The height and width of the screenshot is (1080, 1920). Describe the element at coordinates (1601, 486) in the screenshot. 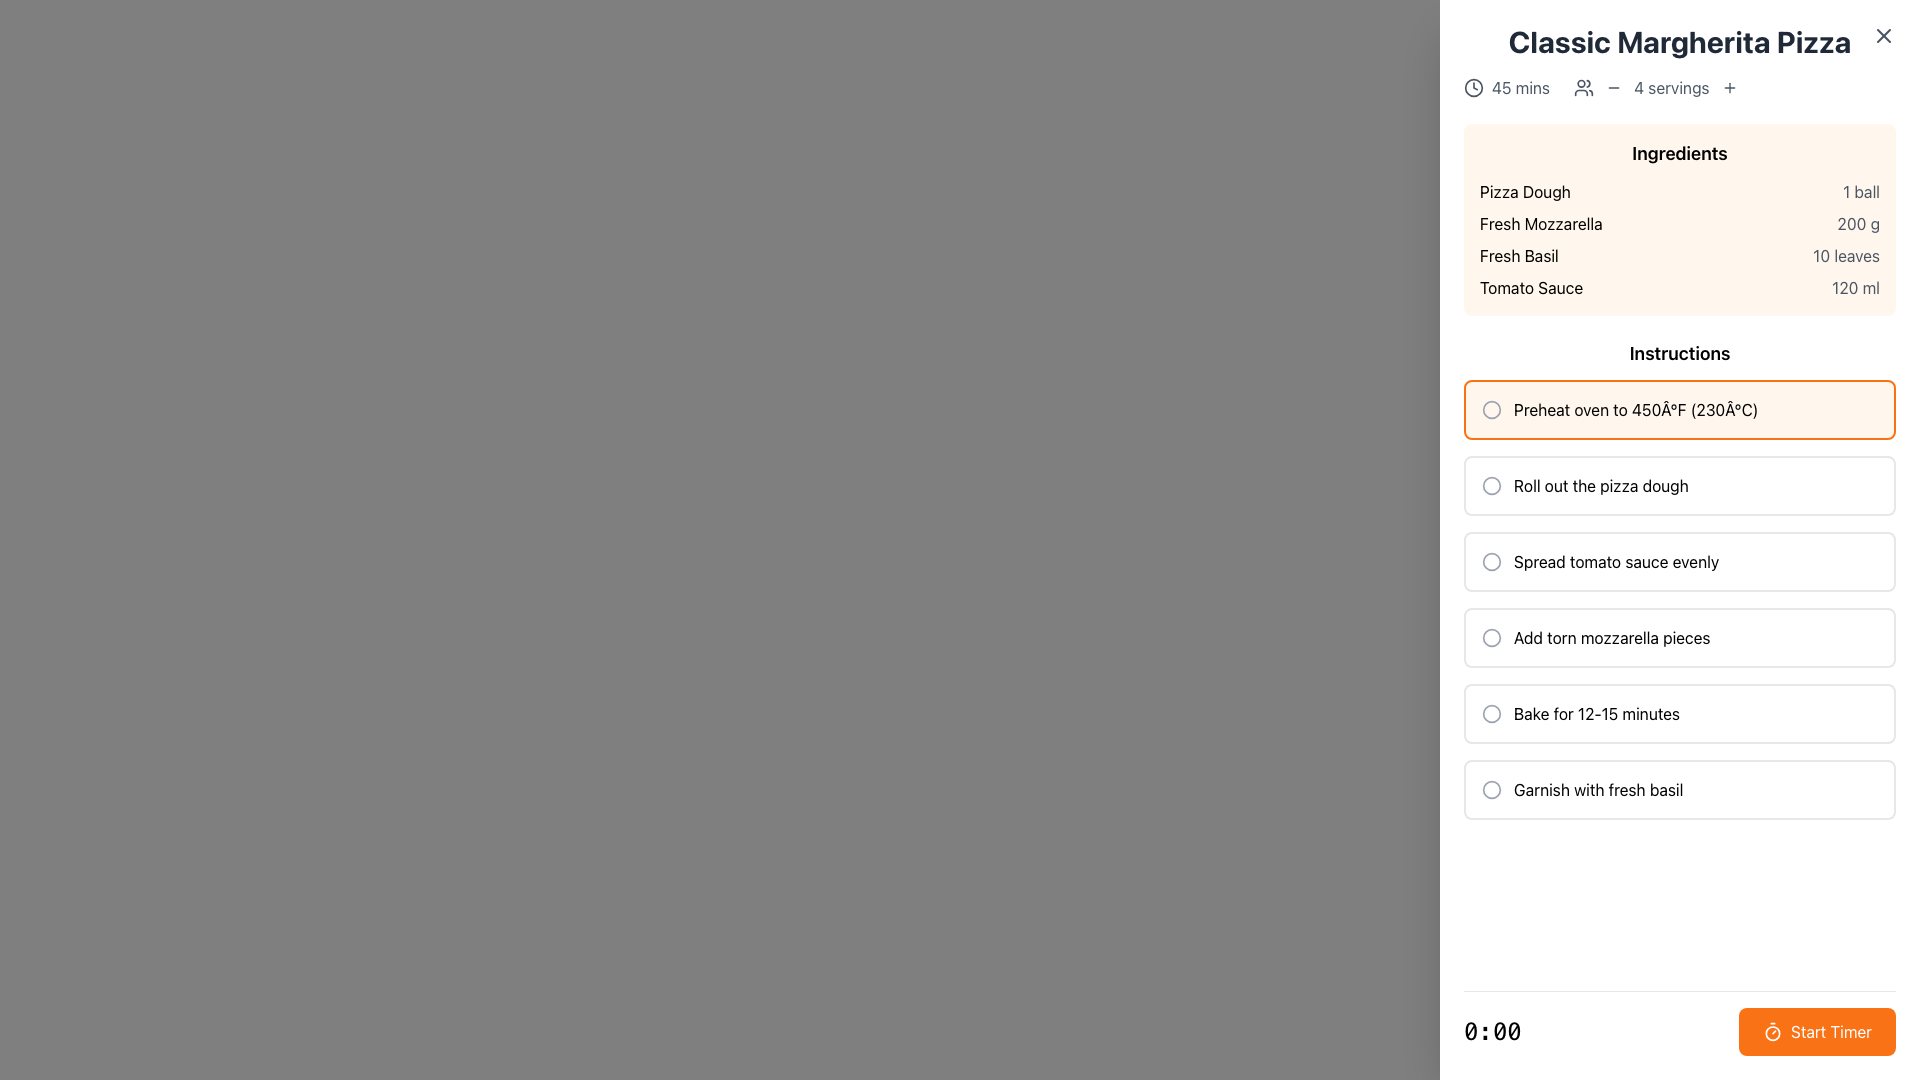

I see `the text label 'Roll out the pizza dough' located in the 'Instructions' section, which is the second item in a vertical list, positioned between 'Preheat oven to 450°F (230°C)' and 'Spread tomato sauce evenly.'` at that location.